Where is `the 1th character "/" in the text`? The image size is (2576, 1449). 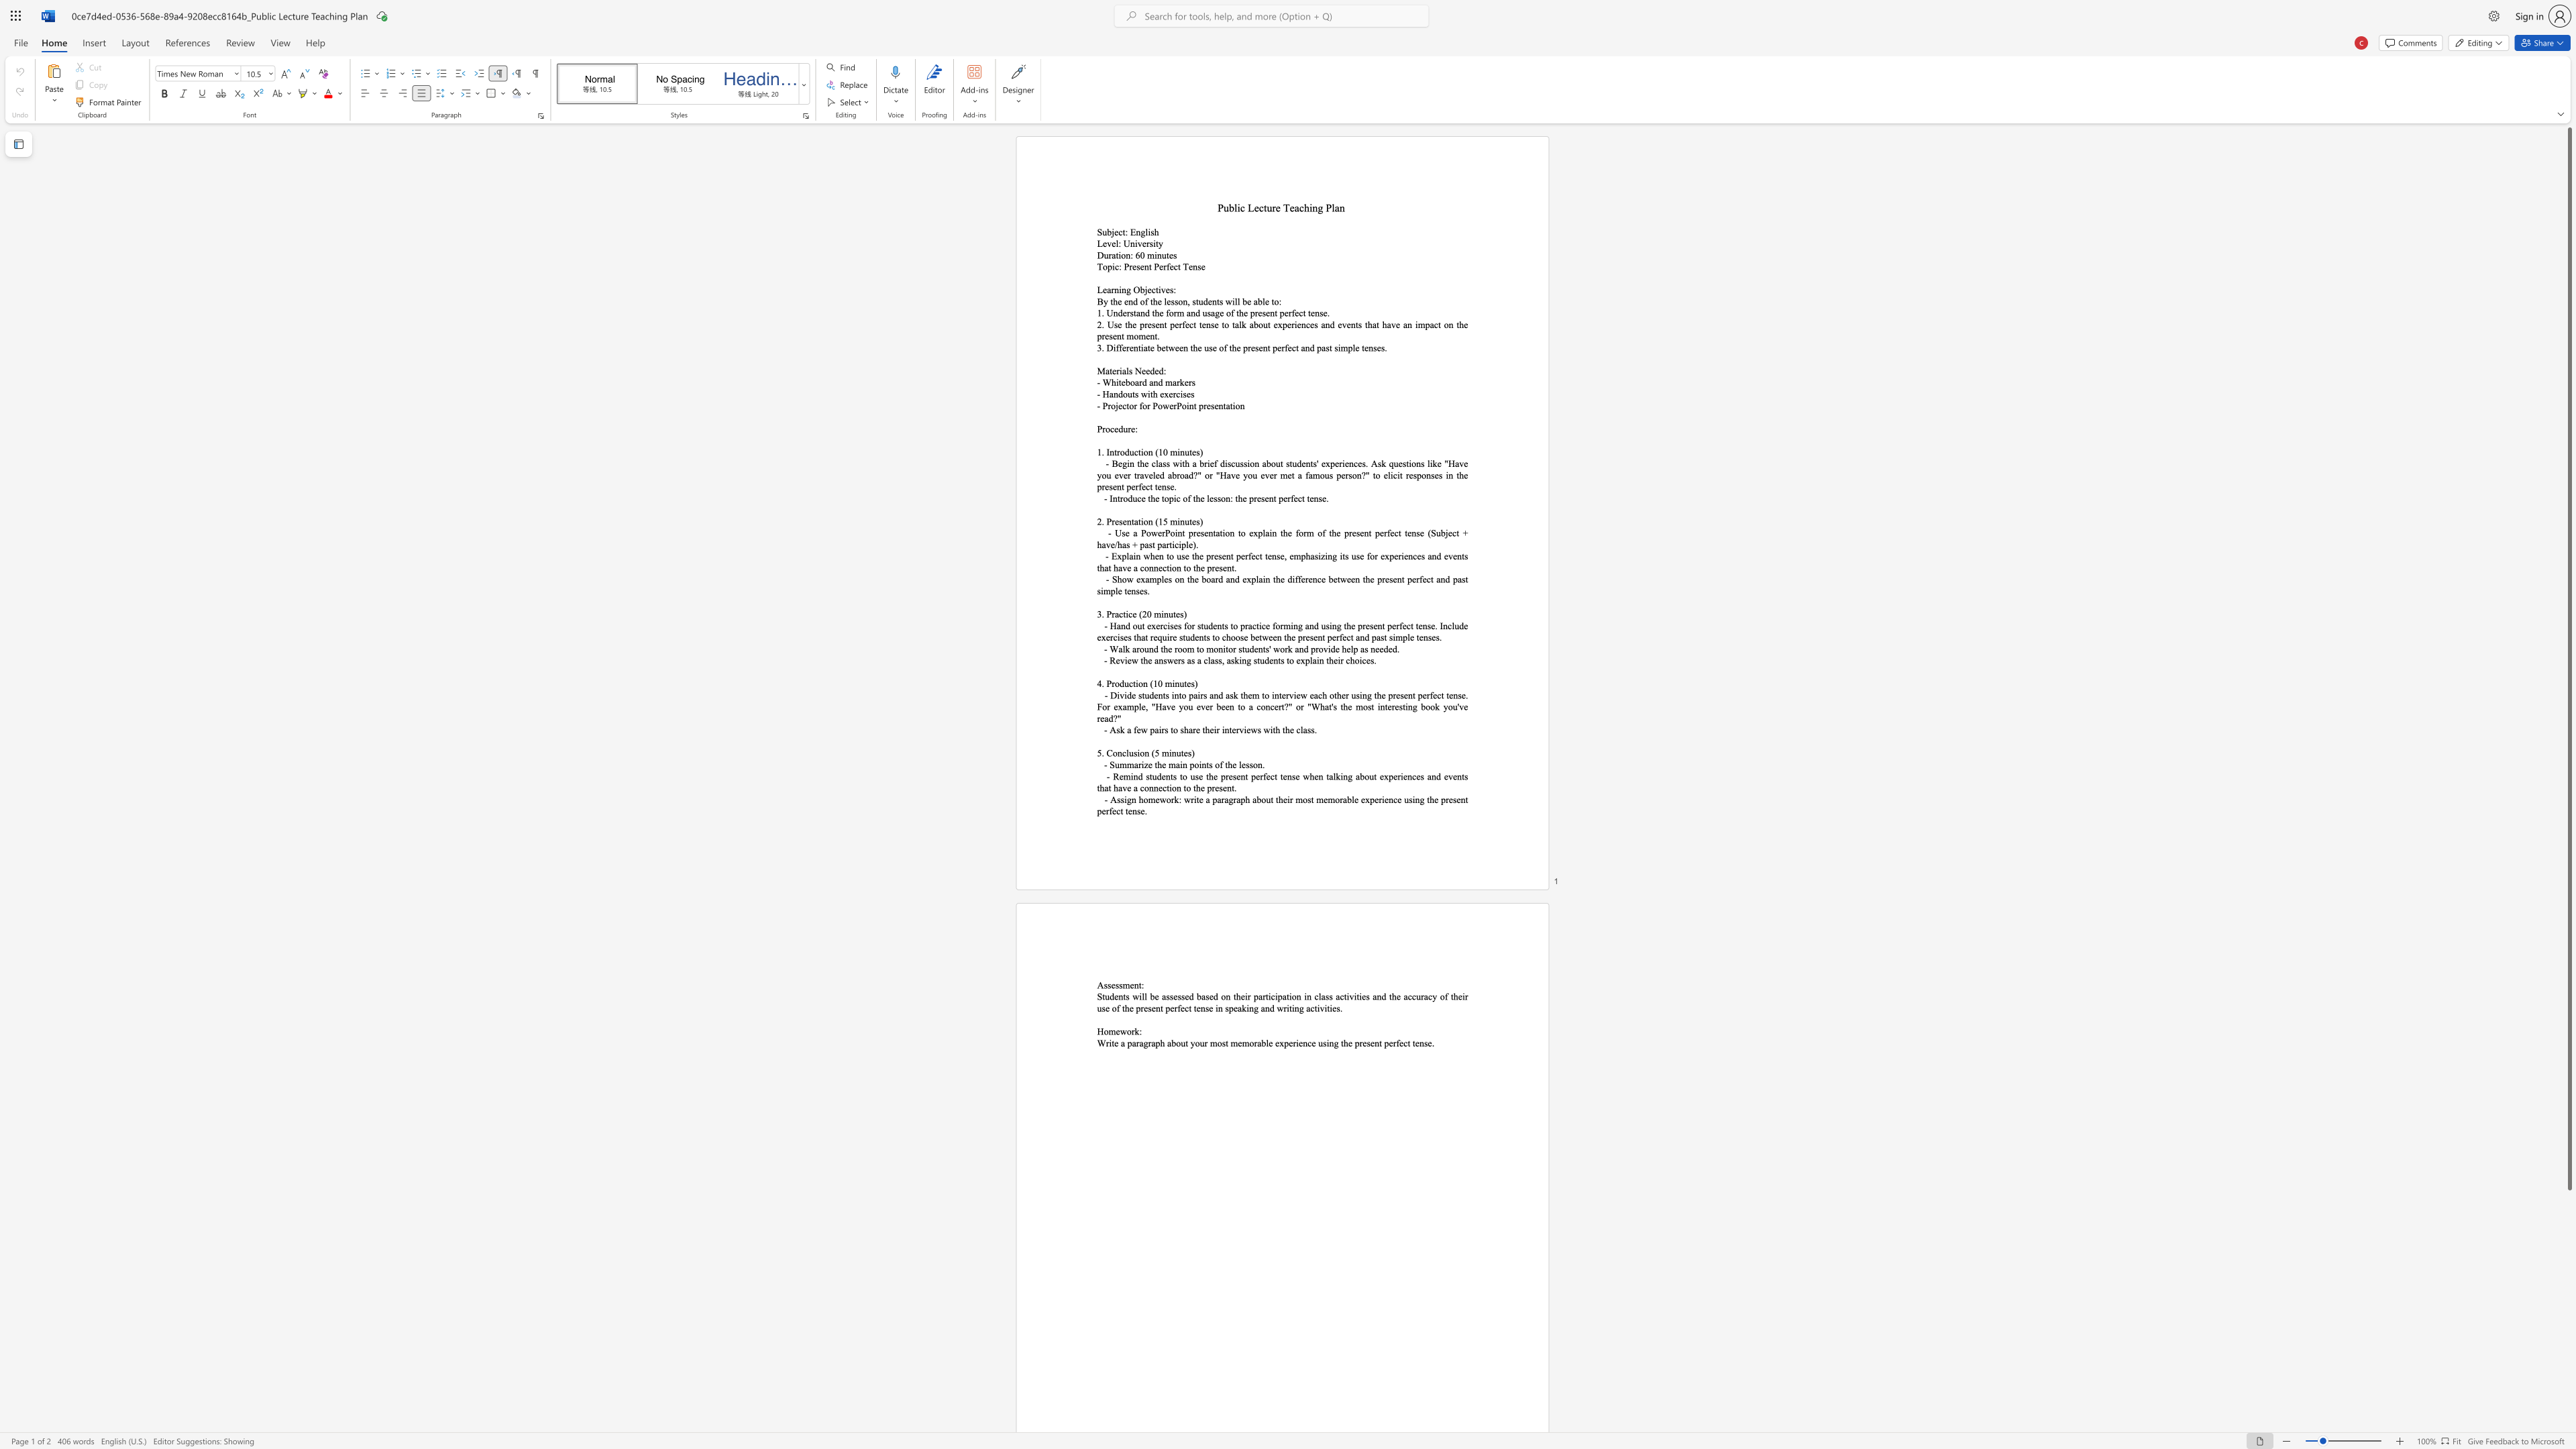 the 1th character "/" in the text is located at coordinates (1115, 543).